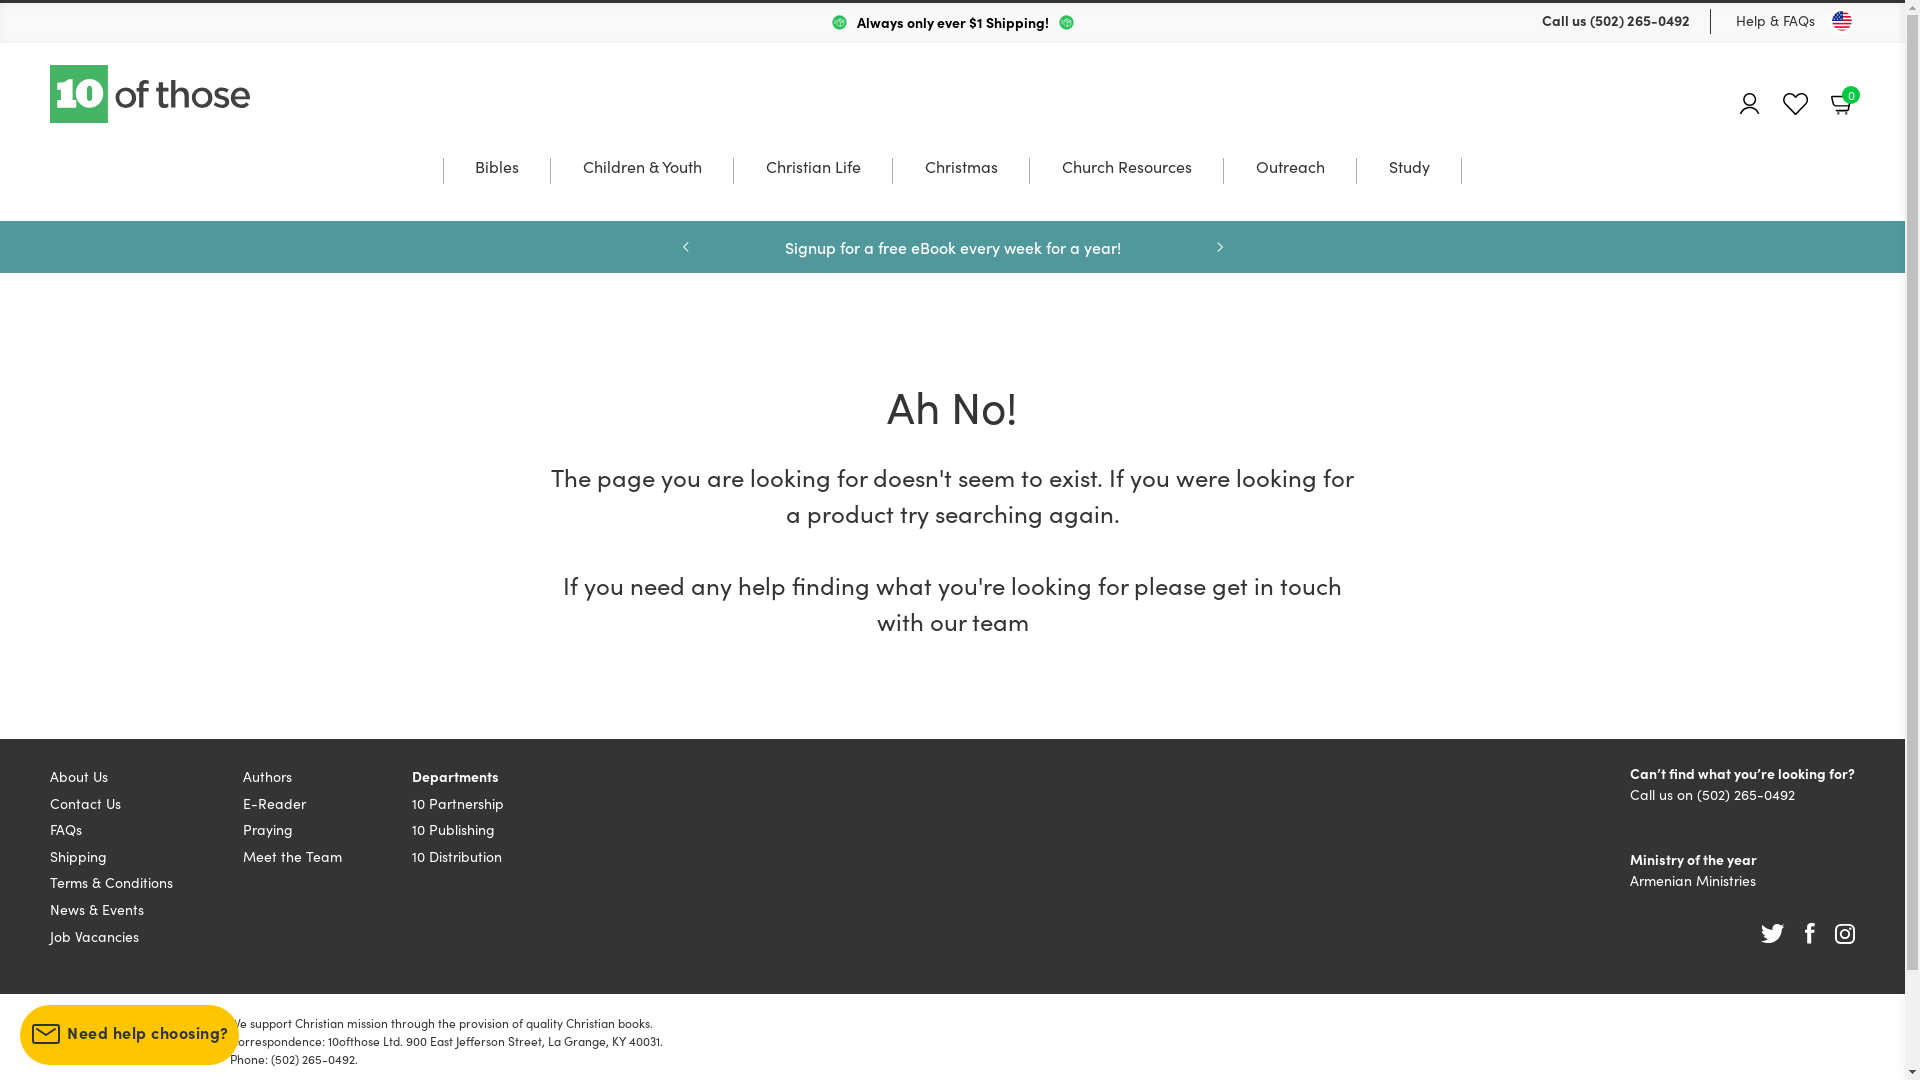  I want to click on 'Always only ever $1 Shipping!', so click(950, 22).